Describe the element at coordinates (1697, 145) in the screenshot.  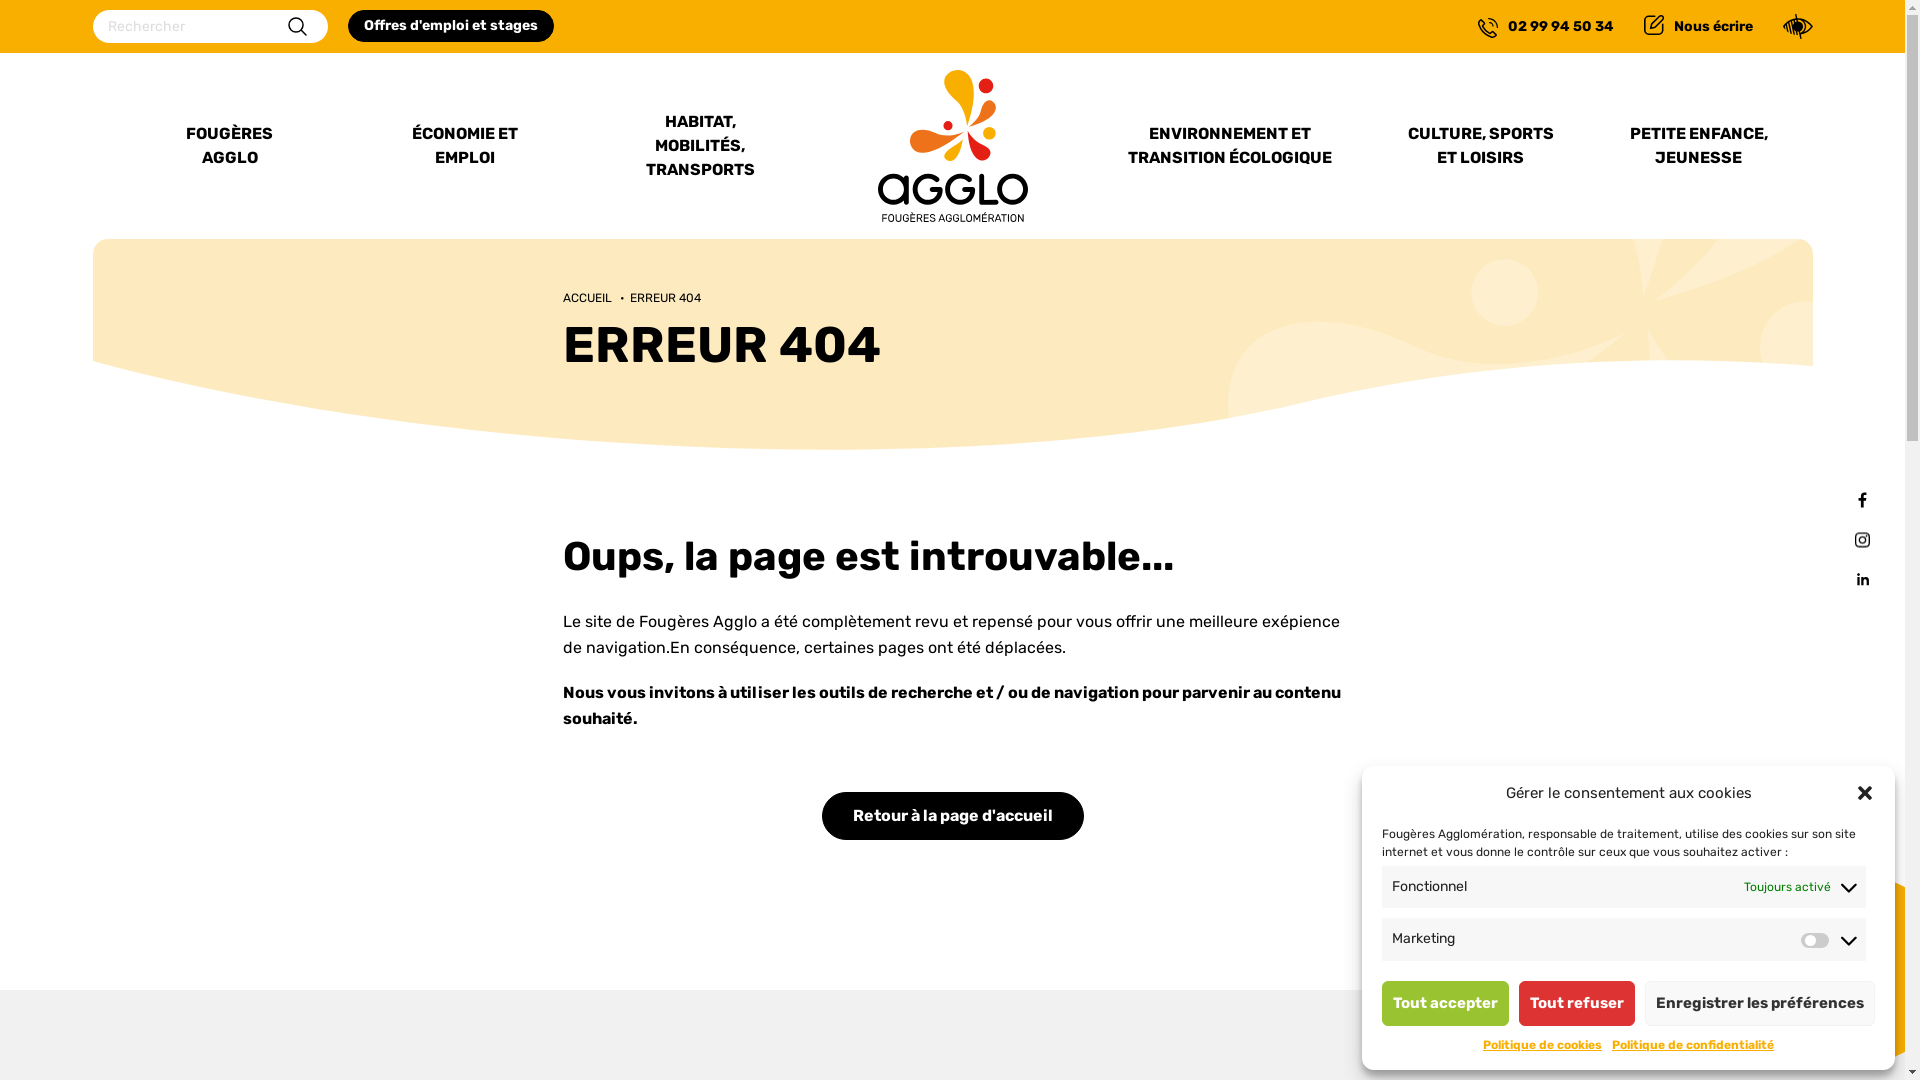
I see `'PETITE ENFANCE, JEUNESSE'` at that location.